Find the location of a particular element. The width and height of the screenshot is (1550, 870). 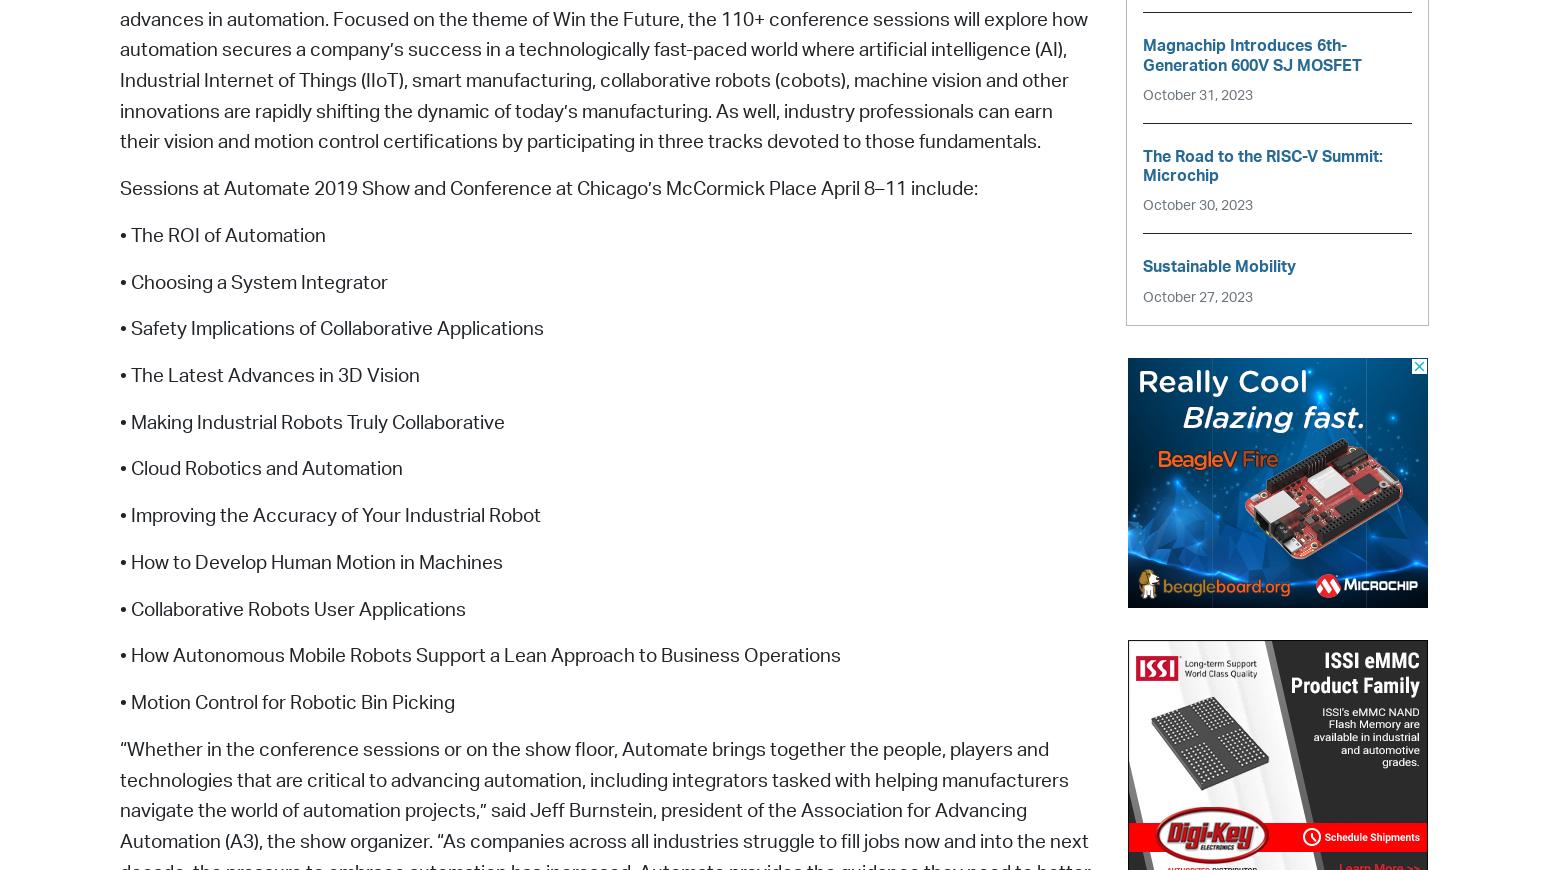

'• How to Develop Human Motion in Machines' is located at coordinates (310, 561).